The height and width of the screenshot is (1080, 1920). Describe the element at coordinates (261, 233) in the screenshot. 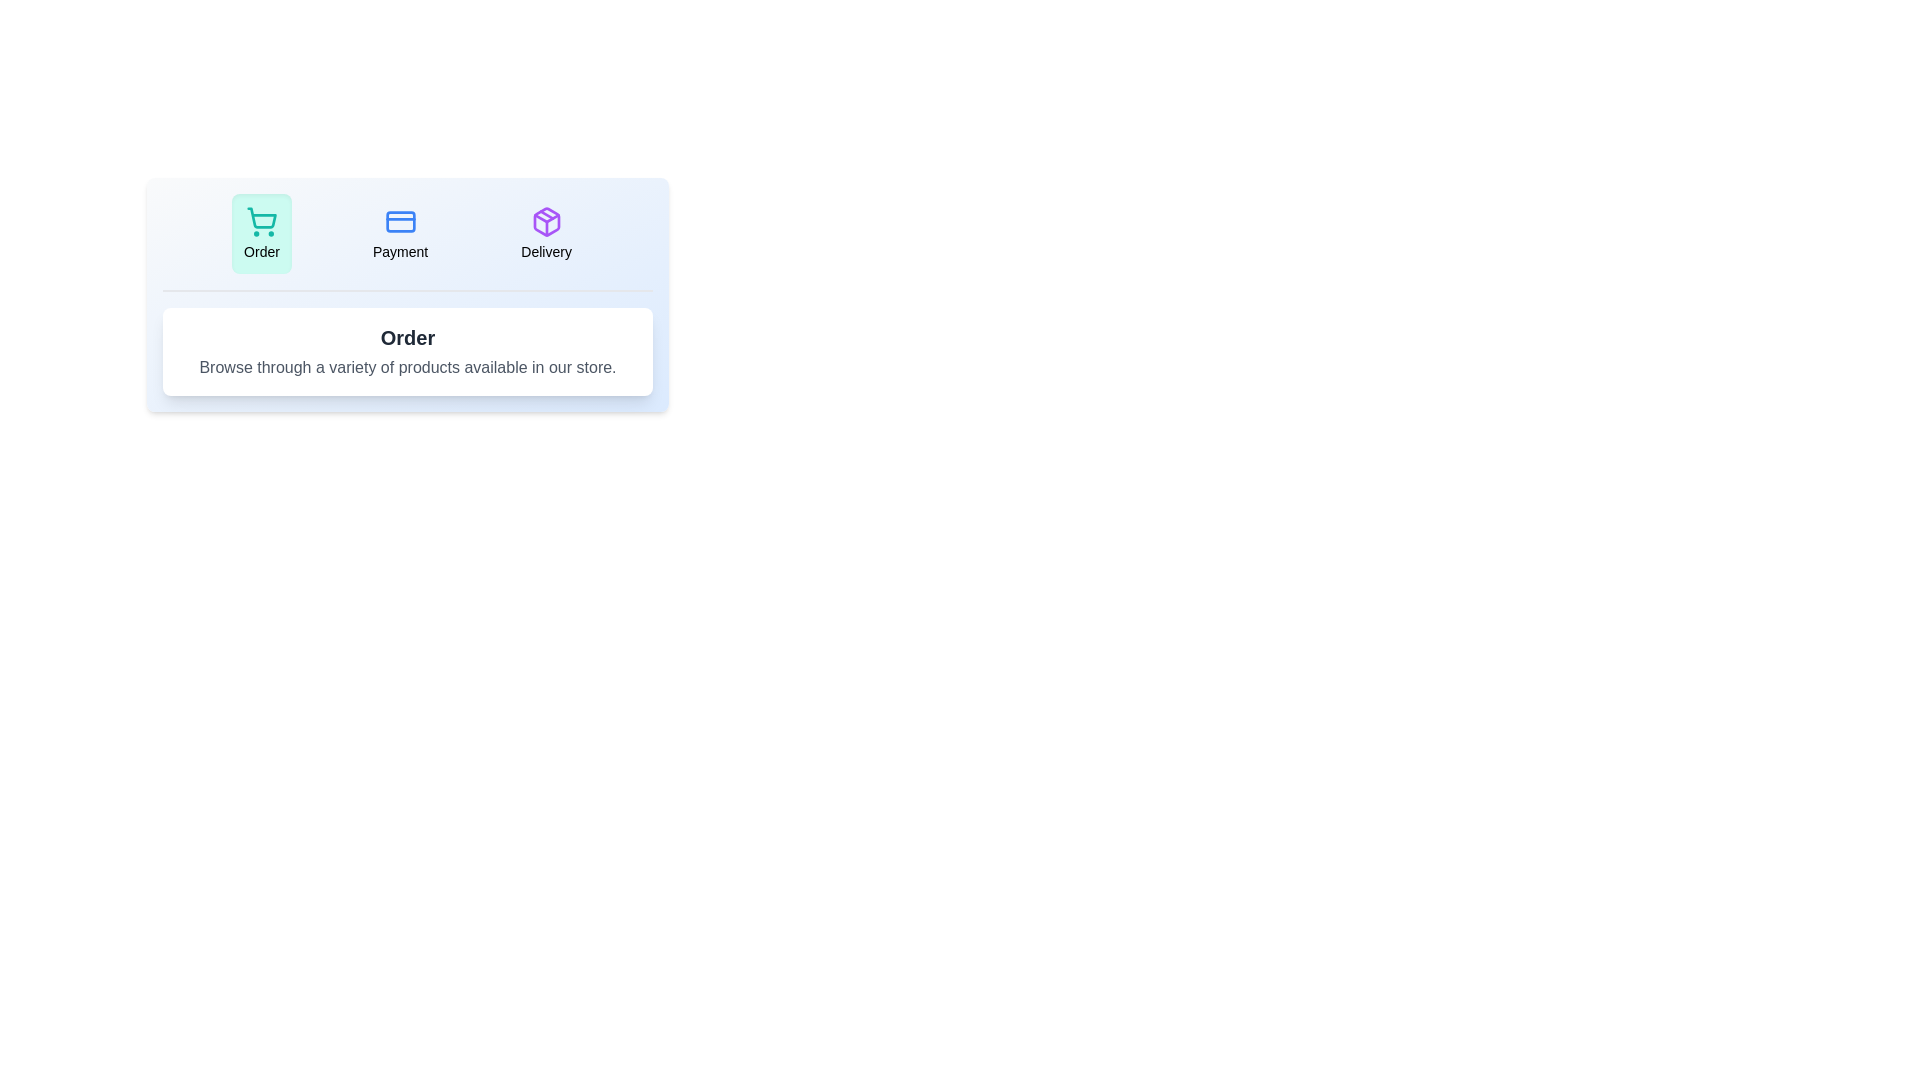

I see `the Order tab by clicking on it` at that location.